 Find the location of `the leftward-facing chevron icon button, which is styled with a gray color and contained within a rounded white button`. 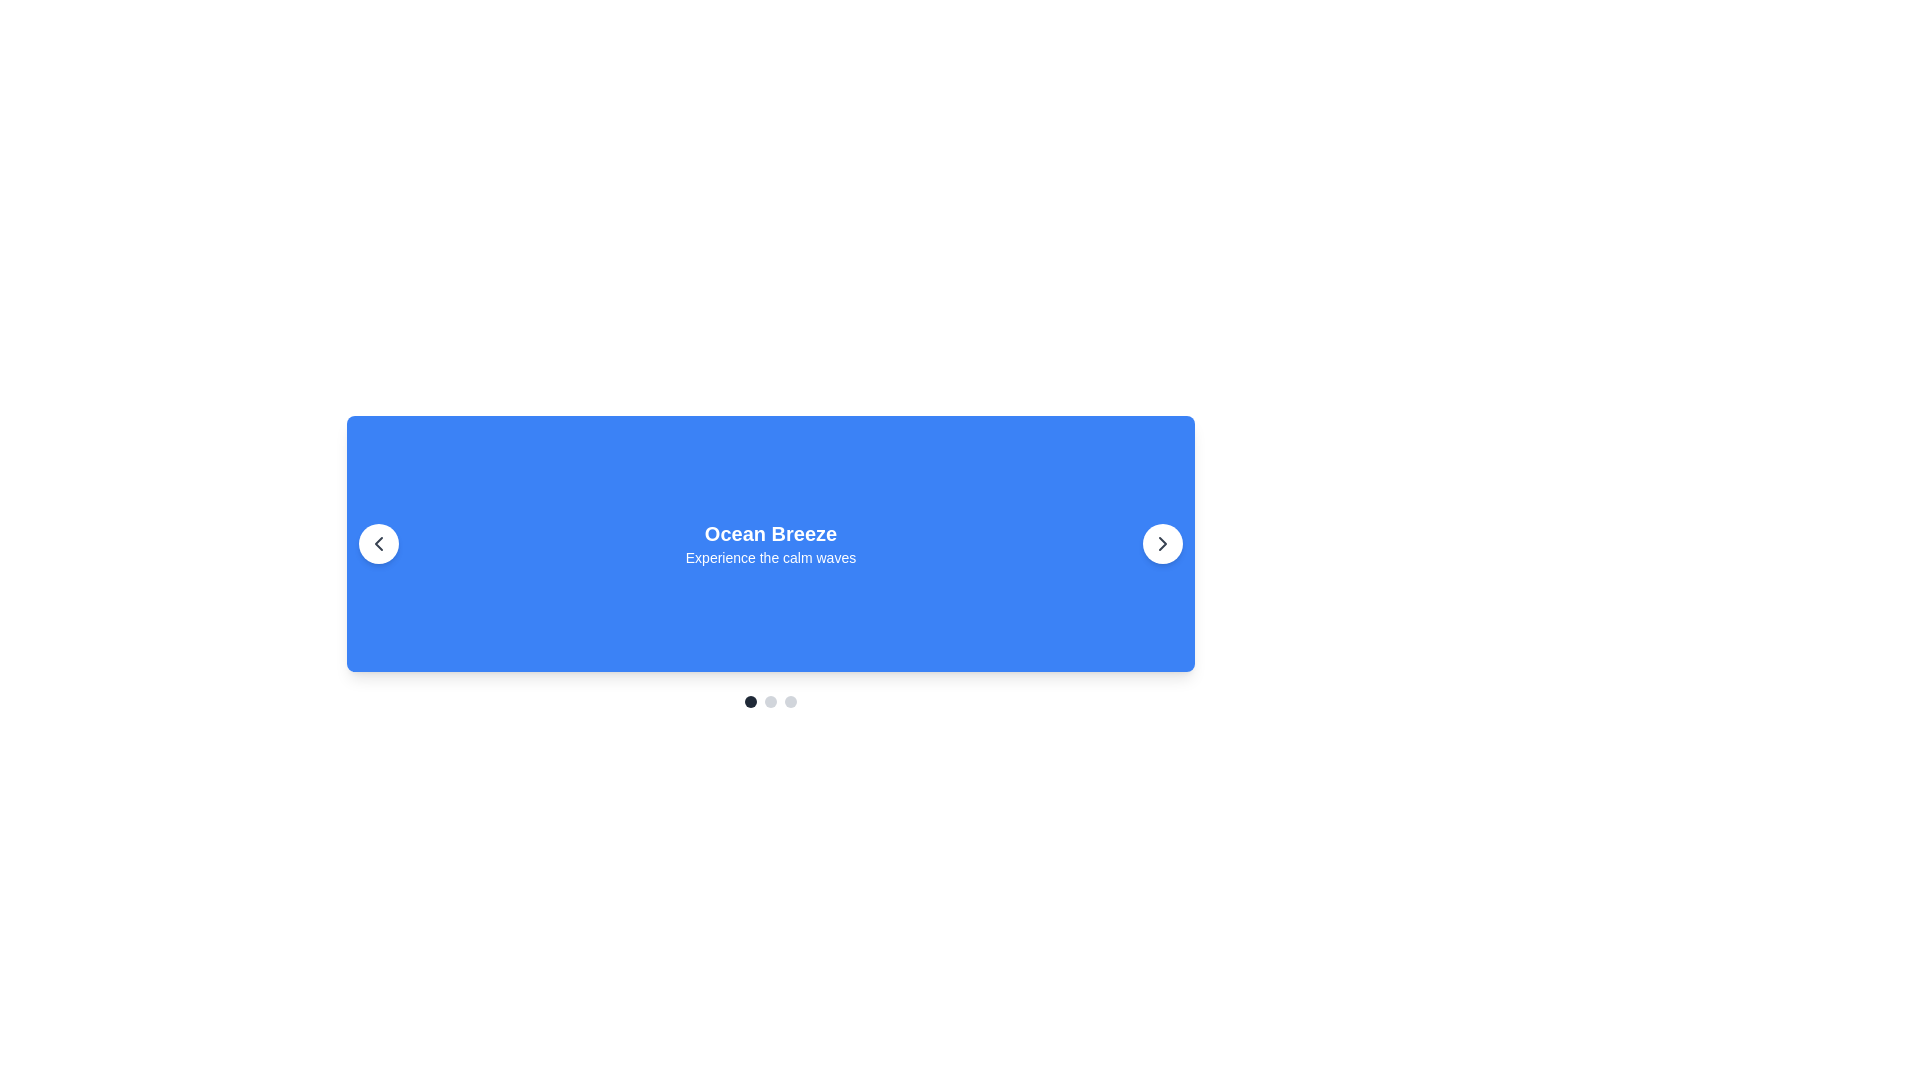

the leftward-facing chevron icon button, which is styled with a gray color and contained within a rounded white button is located at coordinates (379, 543).